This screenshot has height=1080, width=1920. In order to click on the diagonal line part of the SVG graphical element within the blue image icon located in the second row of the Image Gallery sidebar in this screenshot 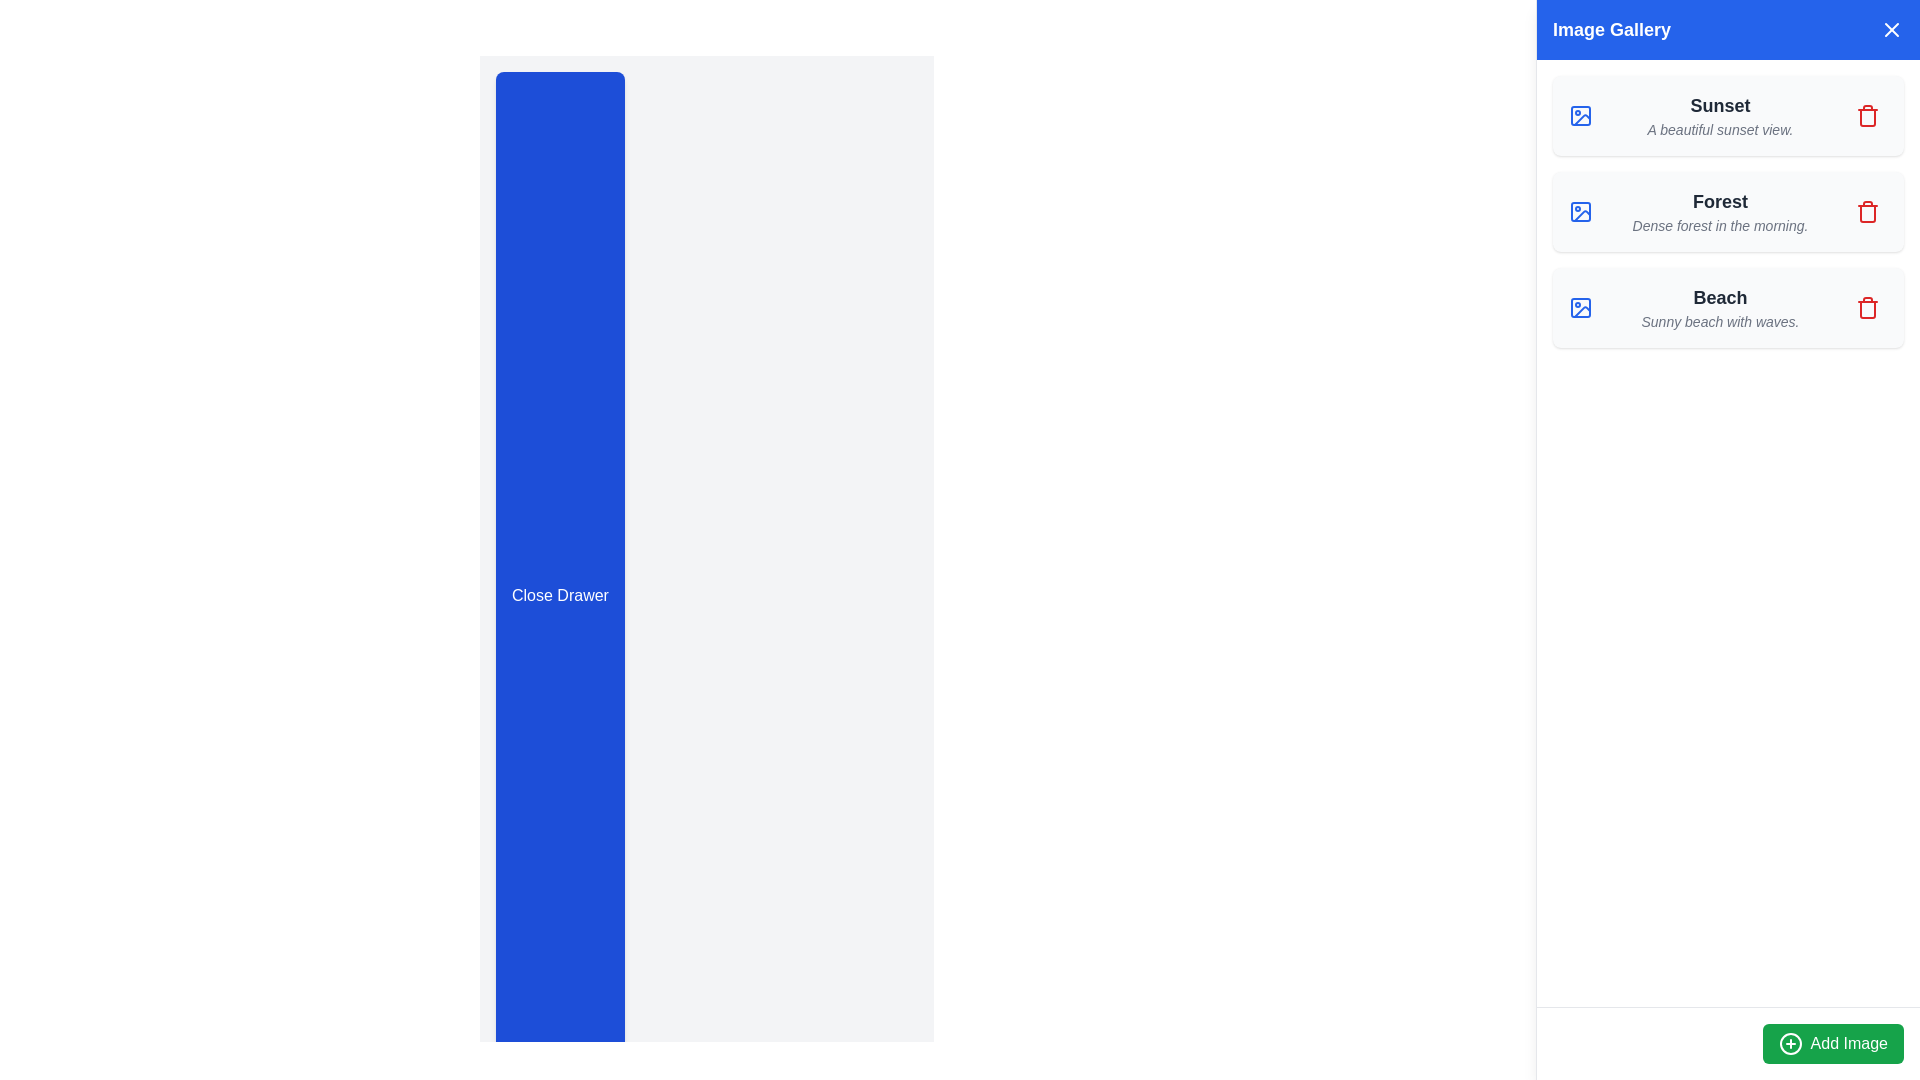, I will do `click(1581, 216)`.